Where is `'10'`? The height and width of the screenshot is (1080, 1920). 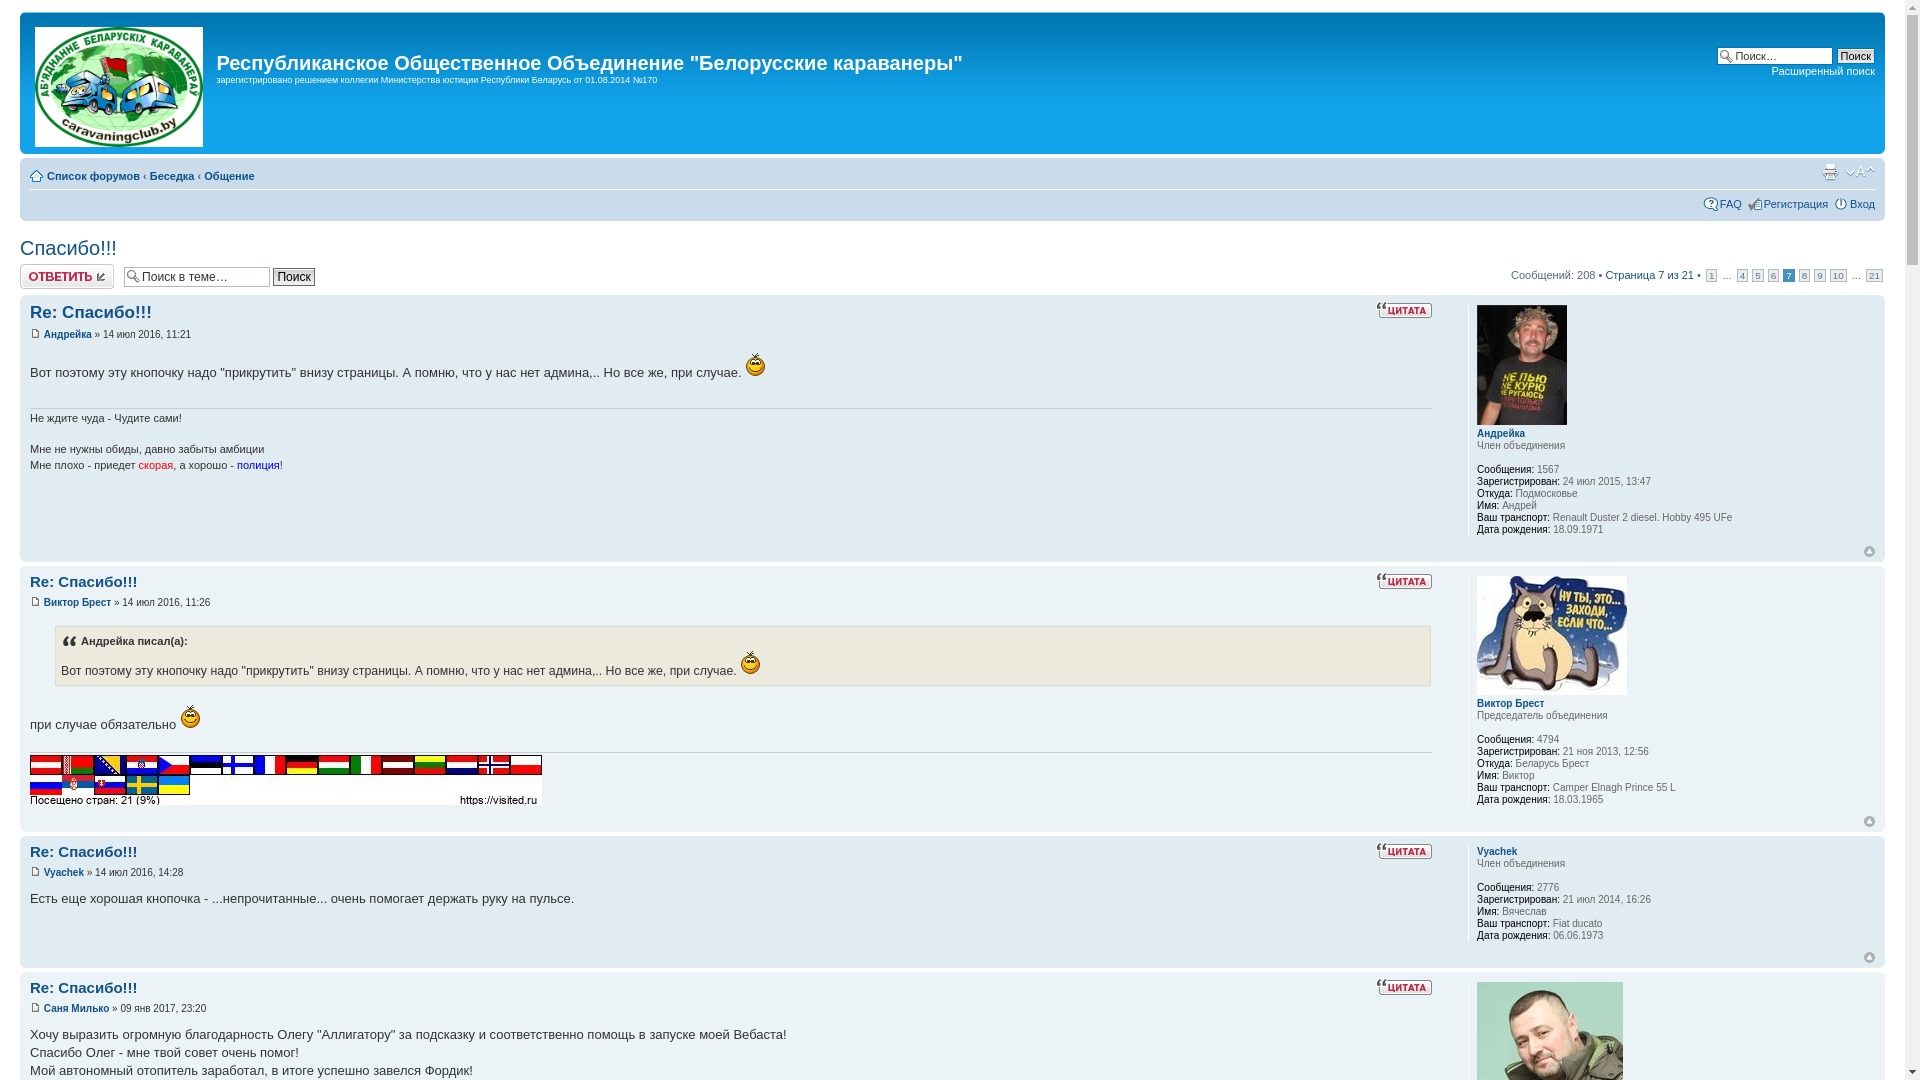 '10' is located at coordinates (1838, 275).